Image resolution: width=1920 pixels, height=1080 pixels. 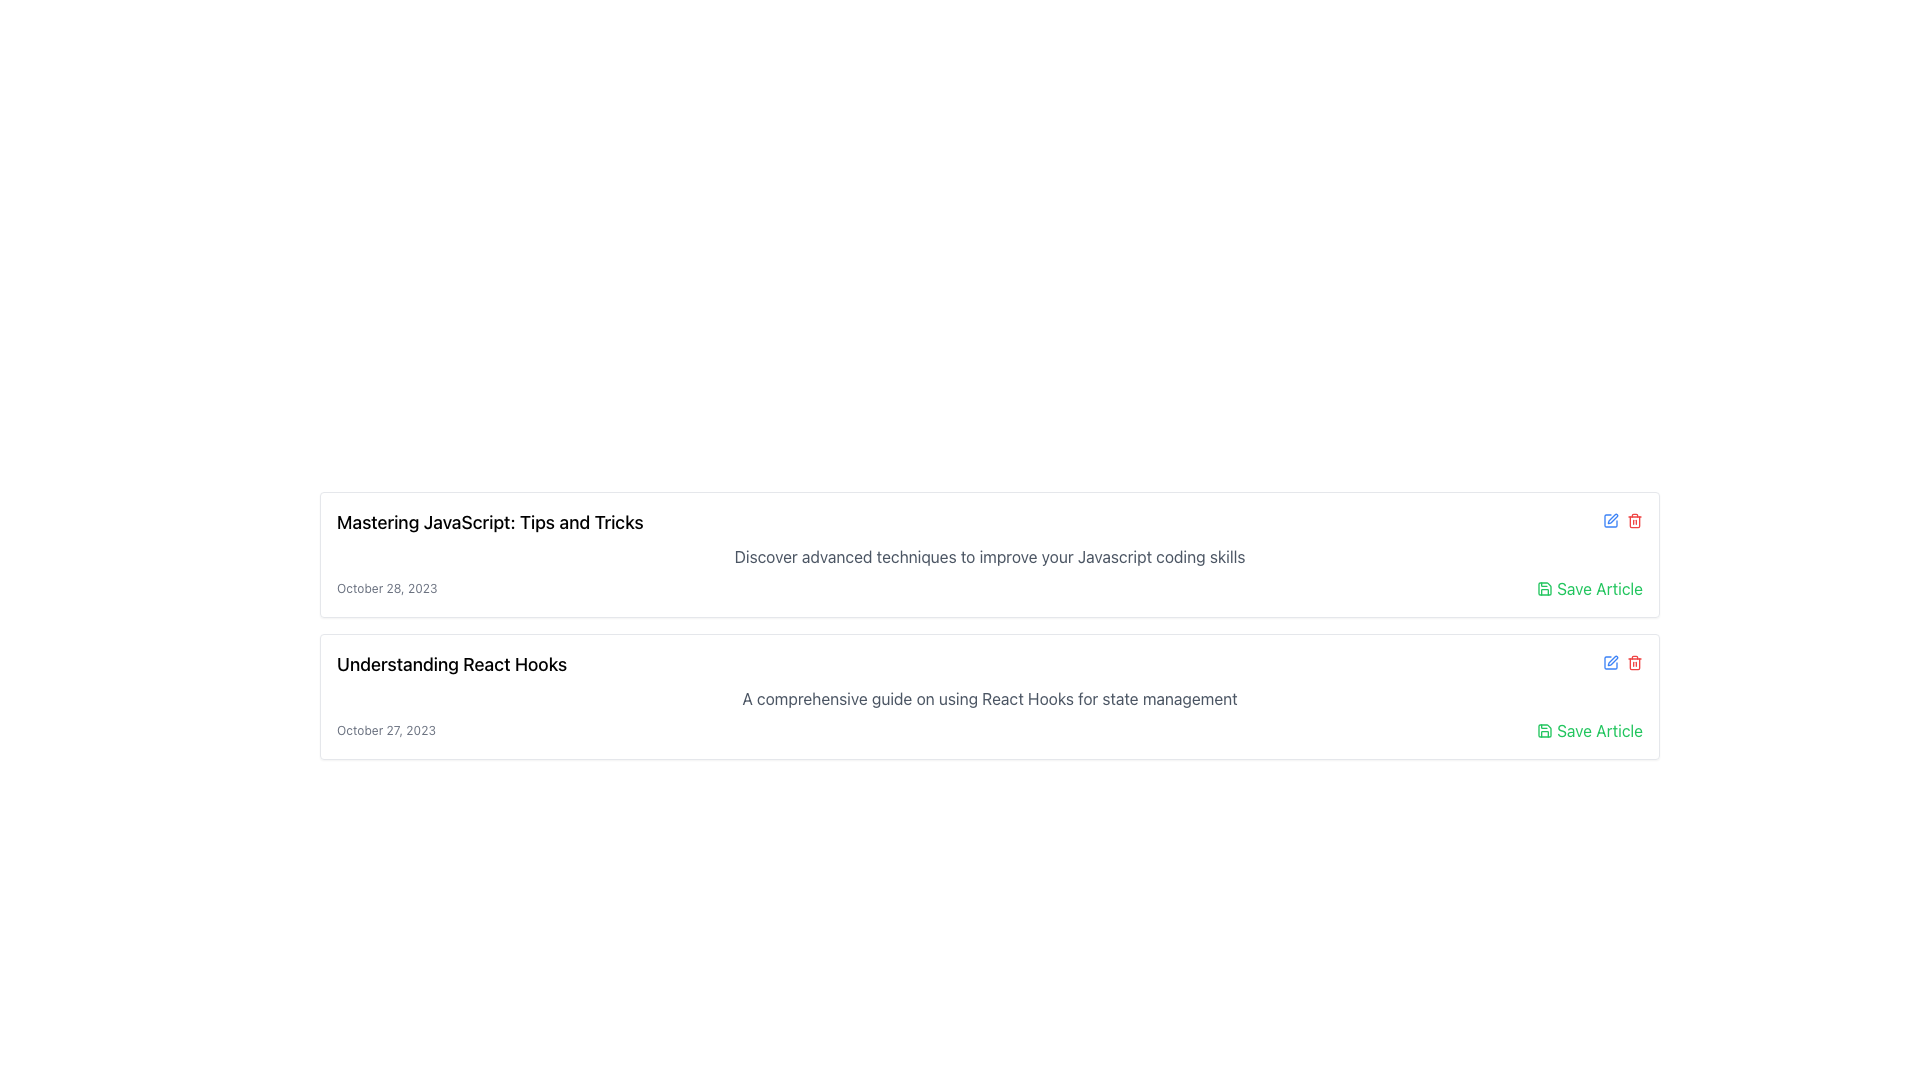 What do you see at coordinates (1612, 660) in the screenshot?
I see `the pen icon to initiate an edit action for the content associated with 'Understanding React Hooks'` at bounding box center [1612, 660].